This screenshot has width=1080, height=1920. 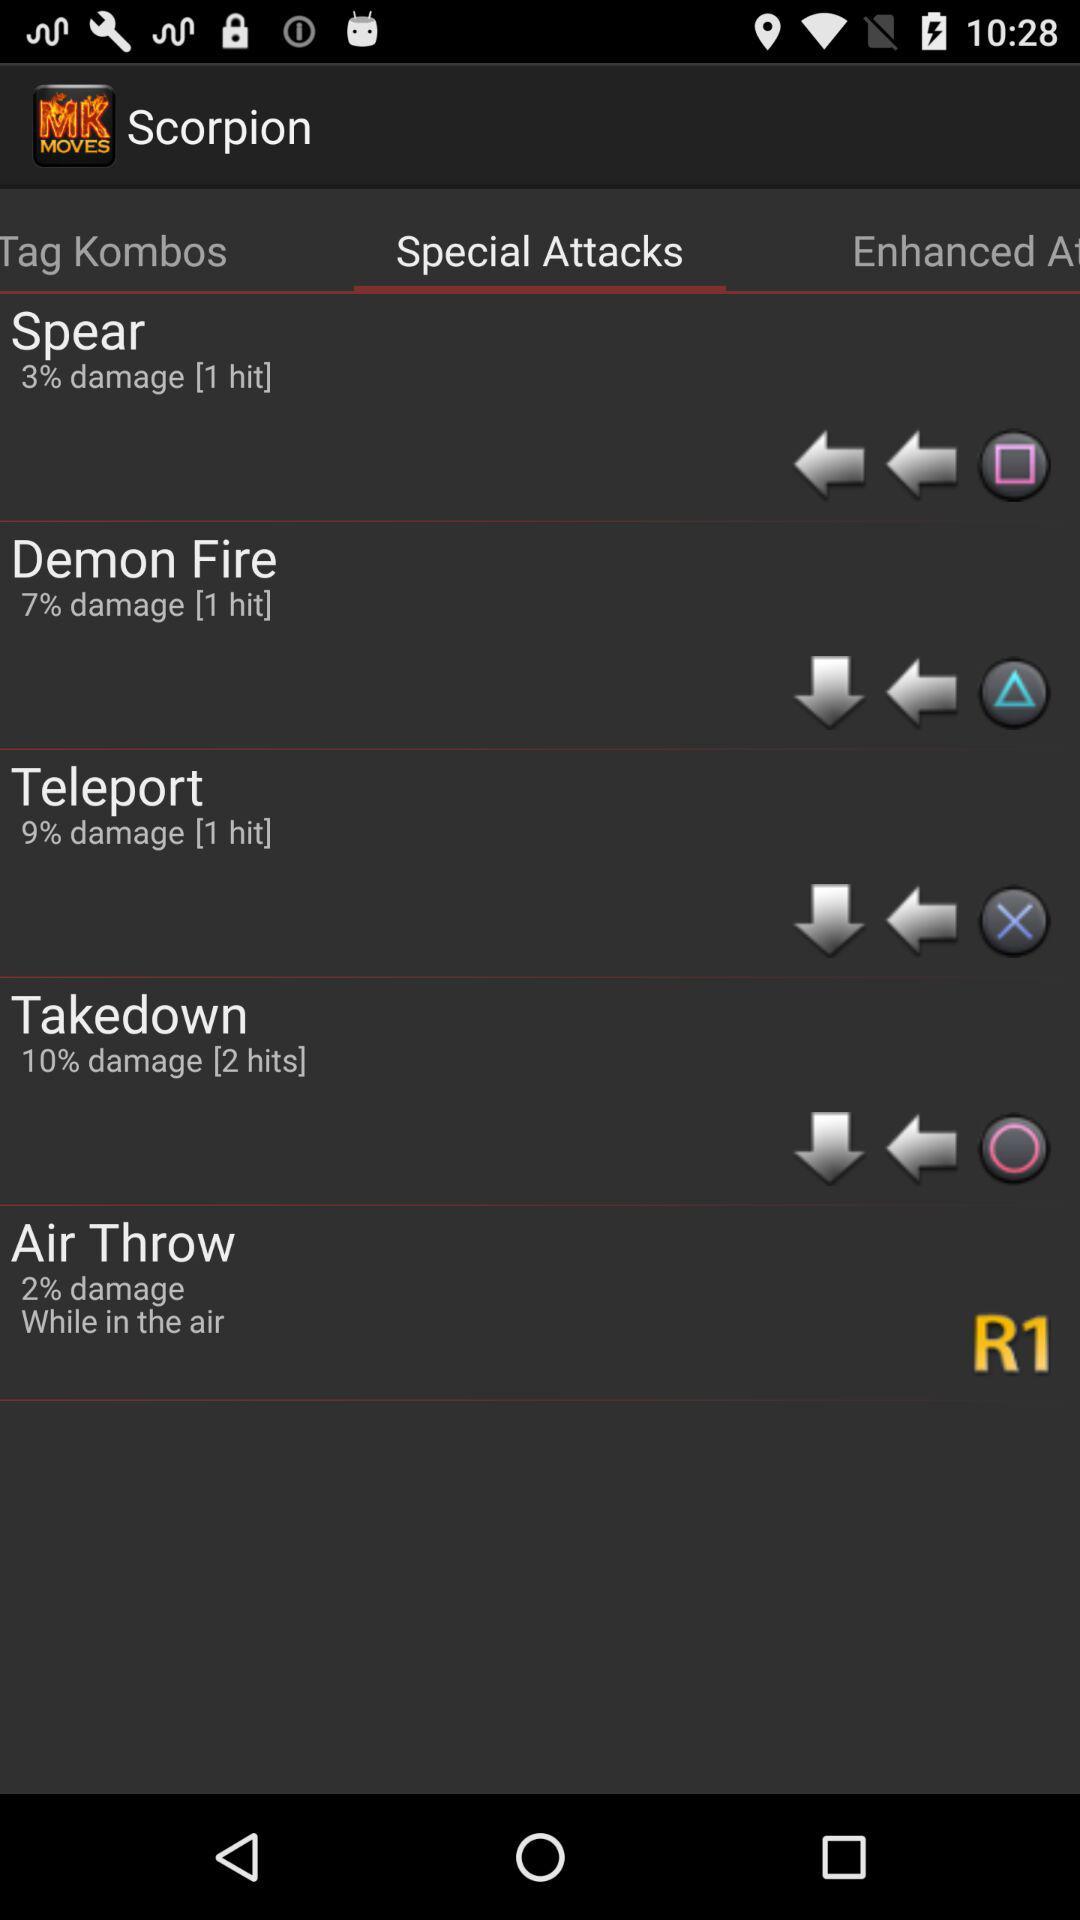 What do you see at coordinates (107, 783) in the screenshot?
I see `the teleport` at bounding box center [107, 783].